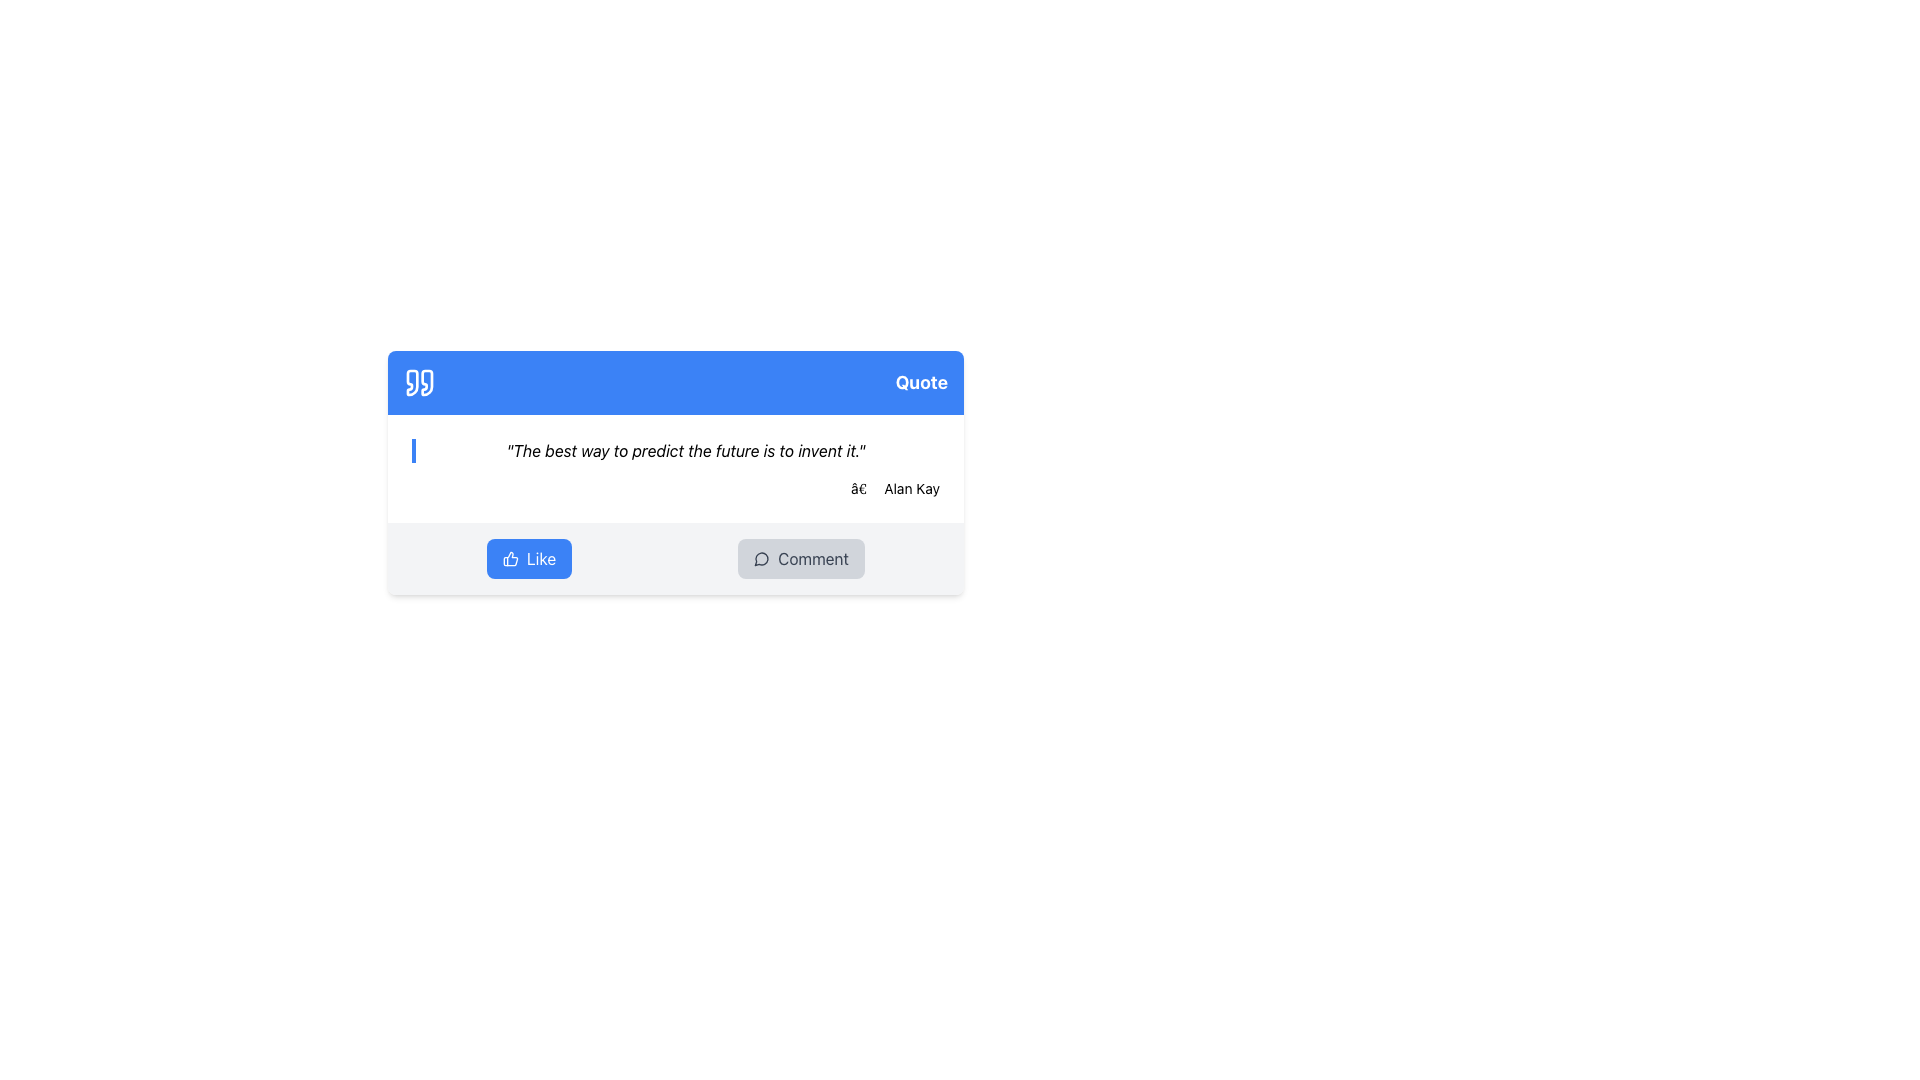 The width and height of the screenshot is (1920, 1080). I want to click on the text label that indicates the 'Comment' button, which is positioned within the gray button component containing a speech bubble icon, so click(813, 559).